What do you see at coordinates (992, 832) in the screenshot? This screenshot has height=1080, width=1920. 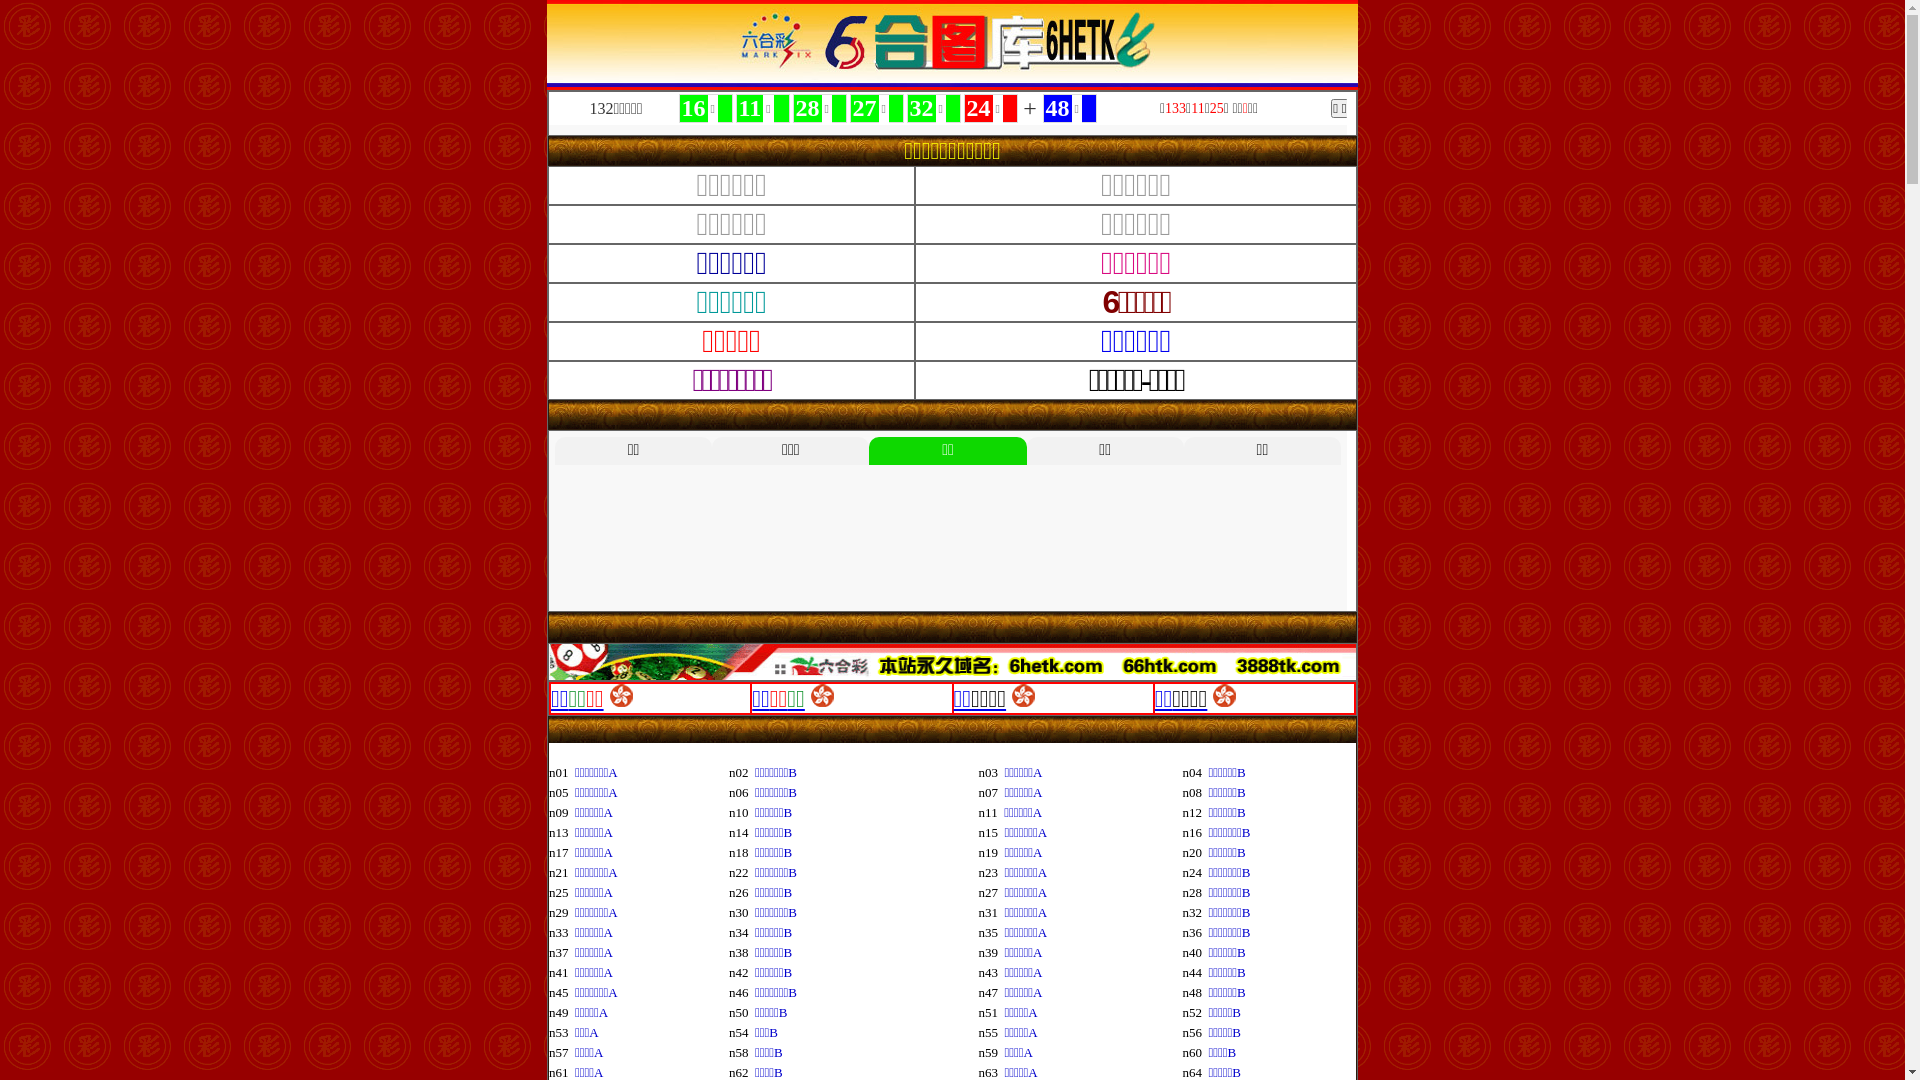 I see `'n15 '` at bounding box center [992, 832].